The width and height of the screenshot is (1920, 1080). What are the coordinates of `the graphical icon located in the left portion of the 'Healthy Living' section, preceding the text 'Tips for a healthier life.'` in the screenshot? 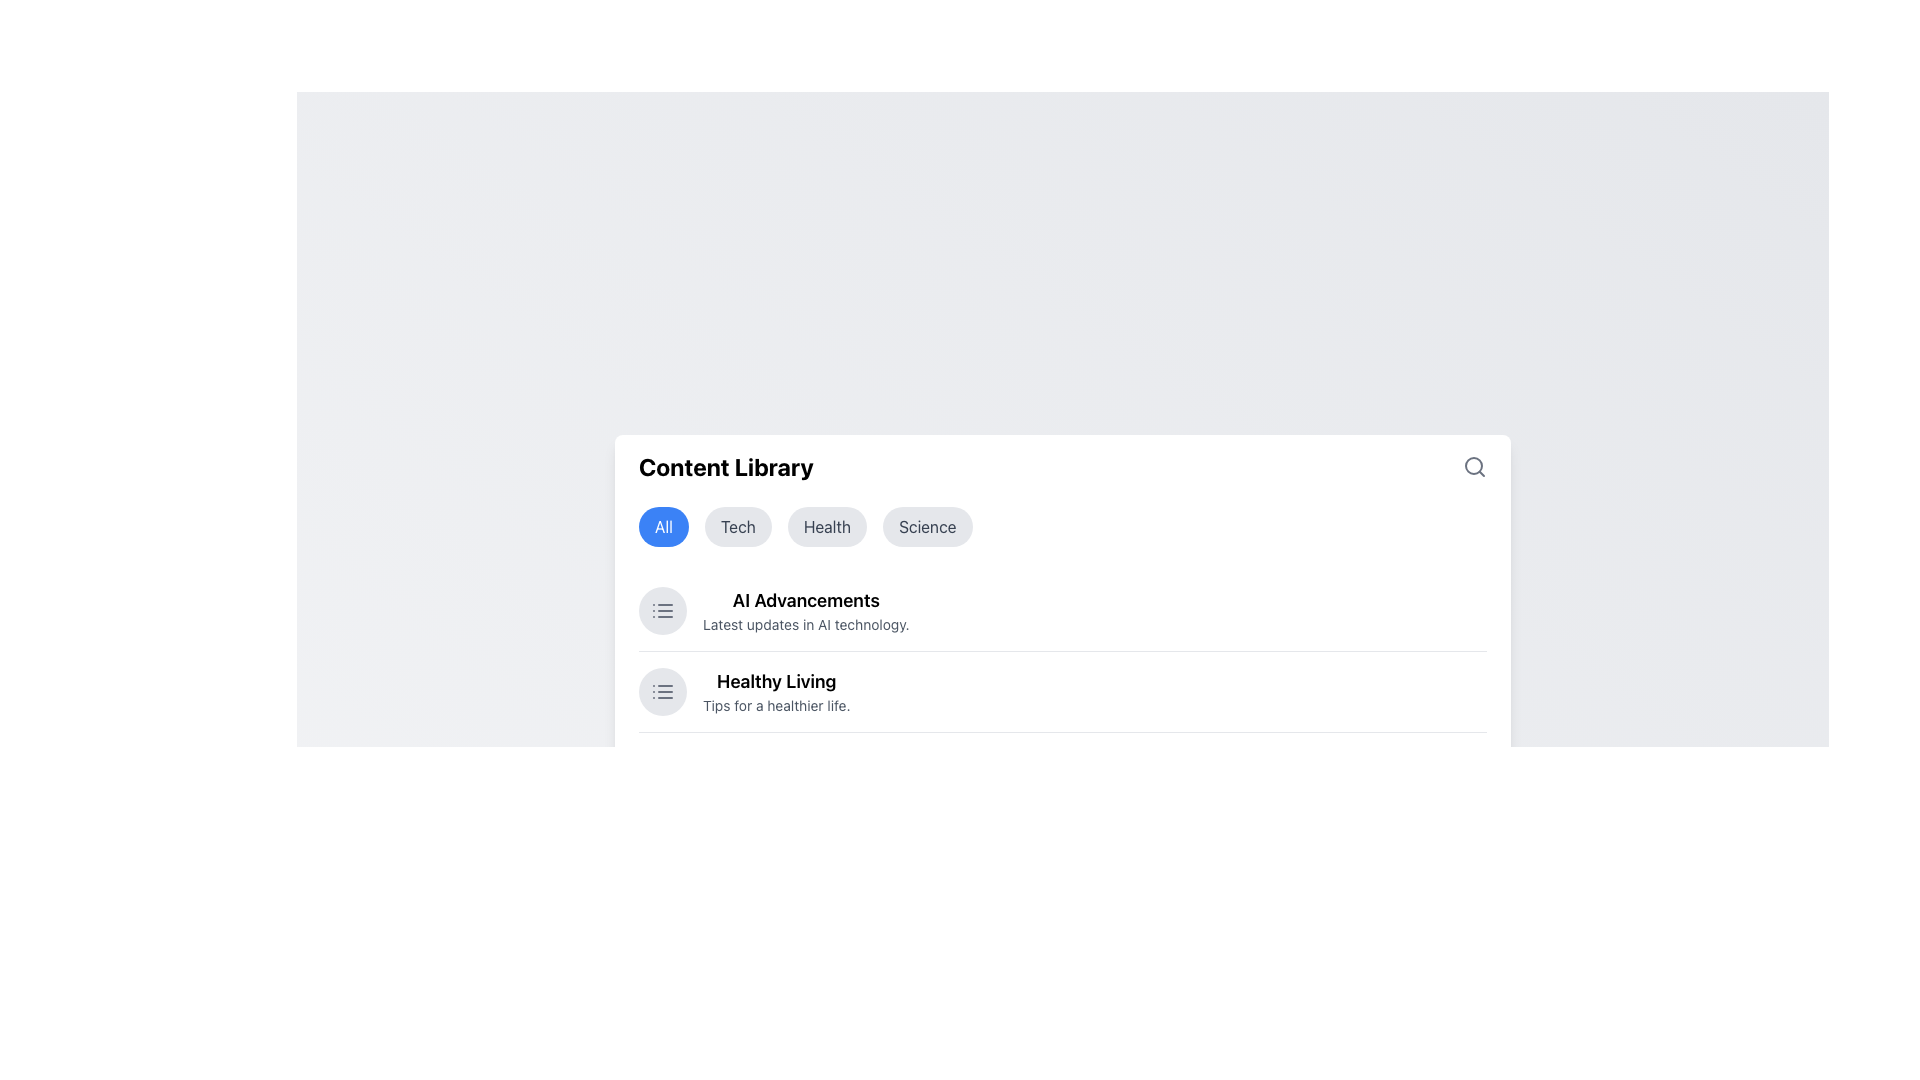 It's located at (662, 690).